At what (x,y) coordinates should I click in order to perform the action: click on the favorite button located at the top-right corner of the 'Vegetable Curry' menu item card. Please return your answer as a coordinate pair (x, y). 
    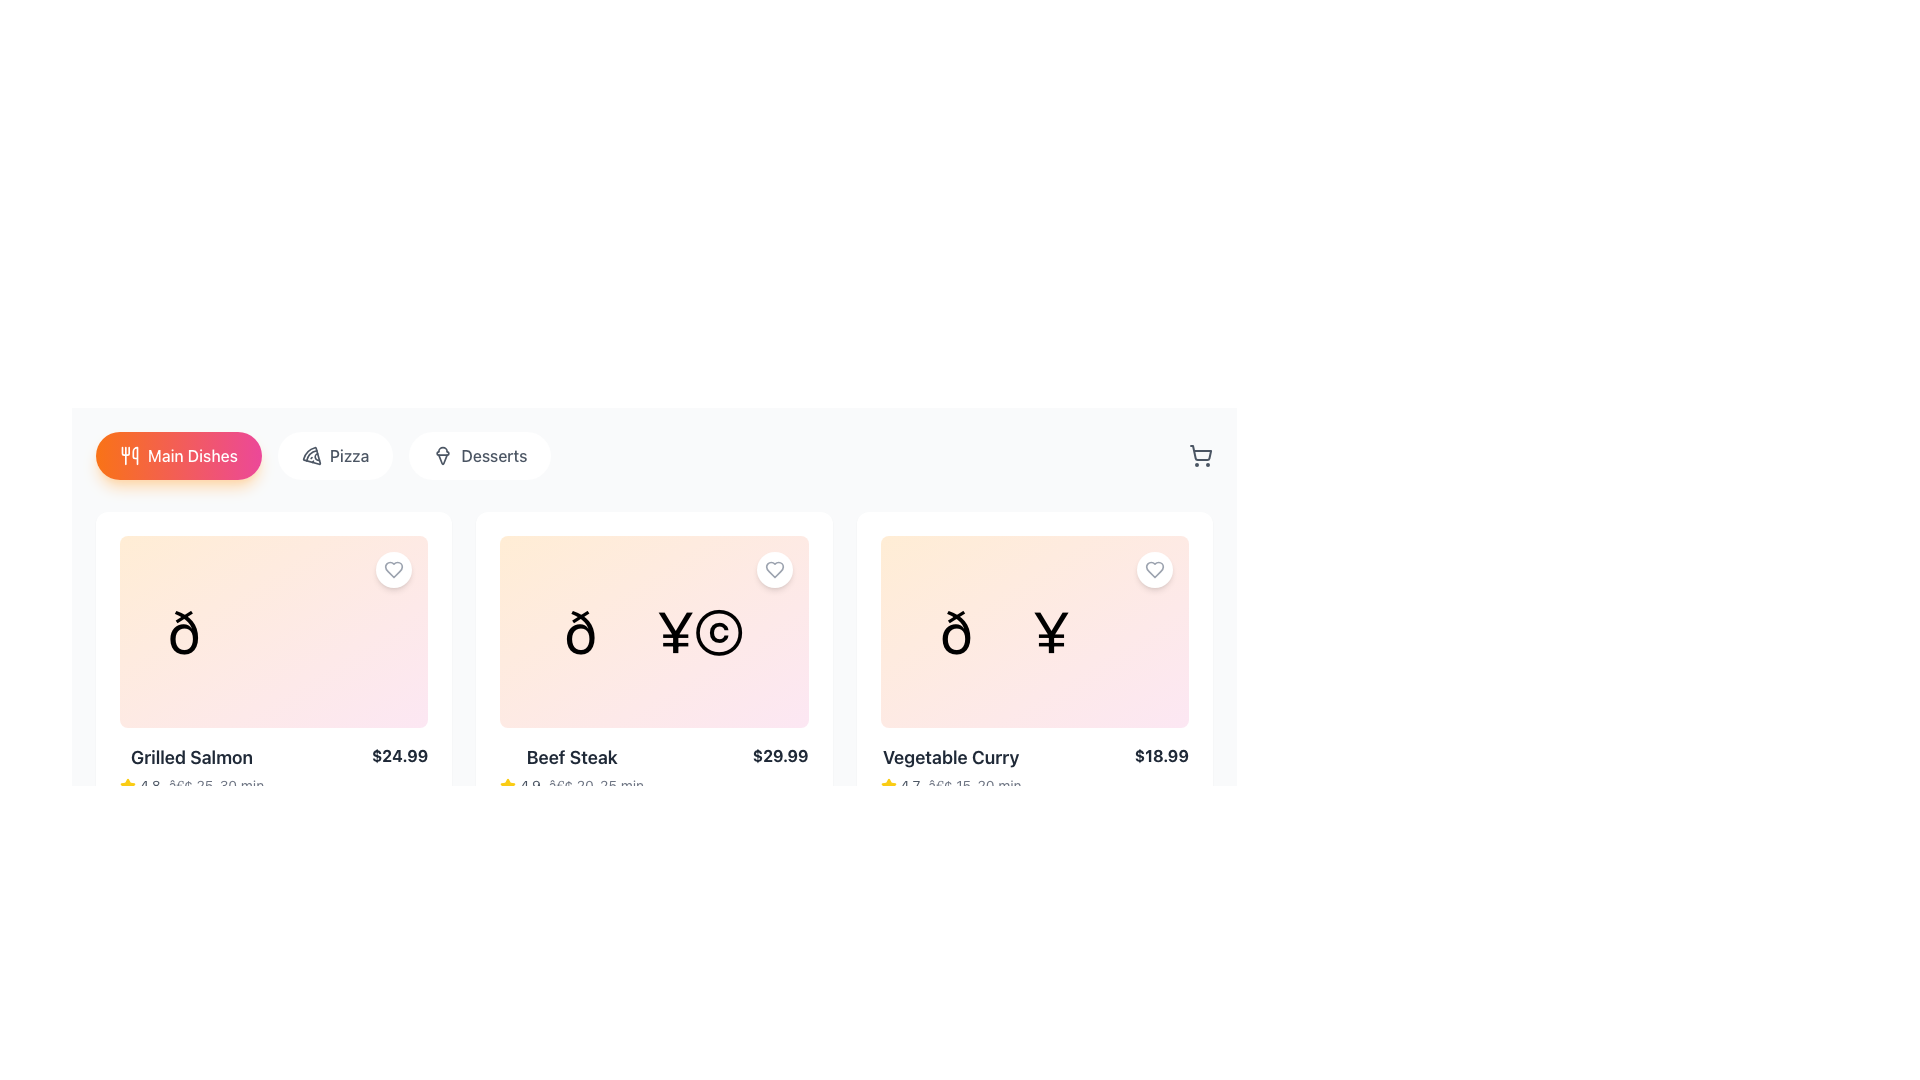
    Looking at the image, I should click on (1155, 570).